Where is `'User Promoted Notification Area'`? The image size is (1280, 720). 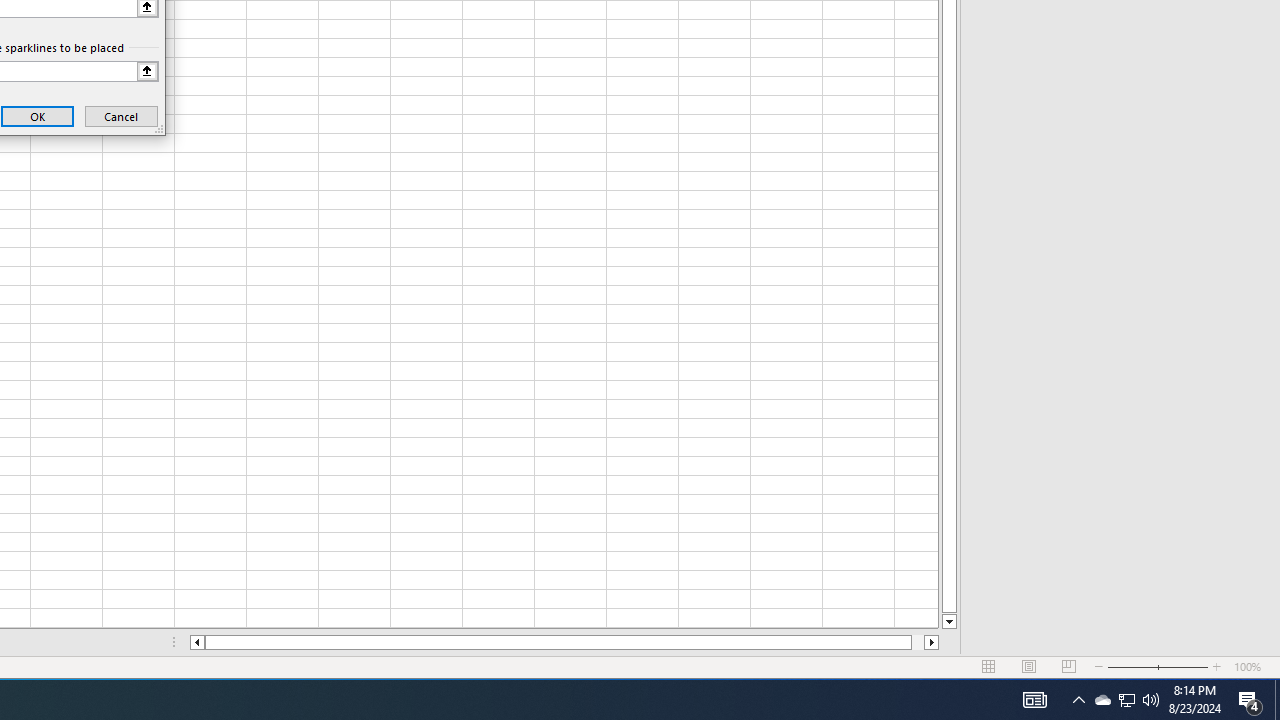
'User Promoted Notification Area' is located at coordinates (1127, 698).